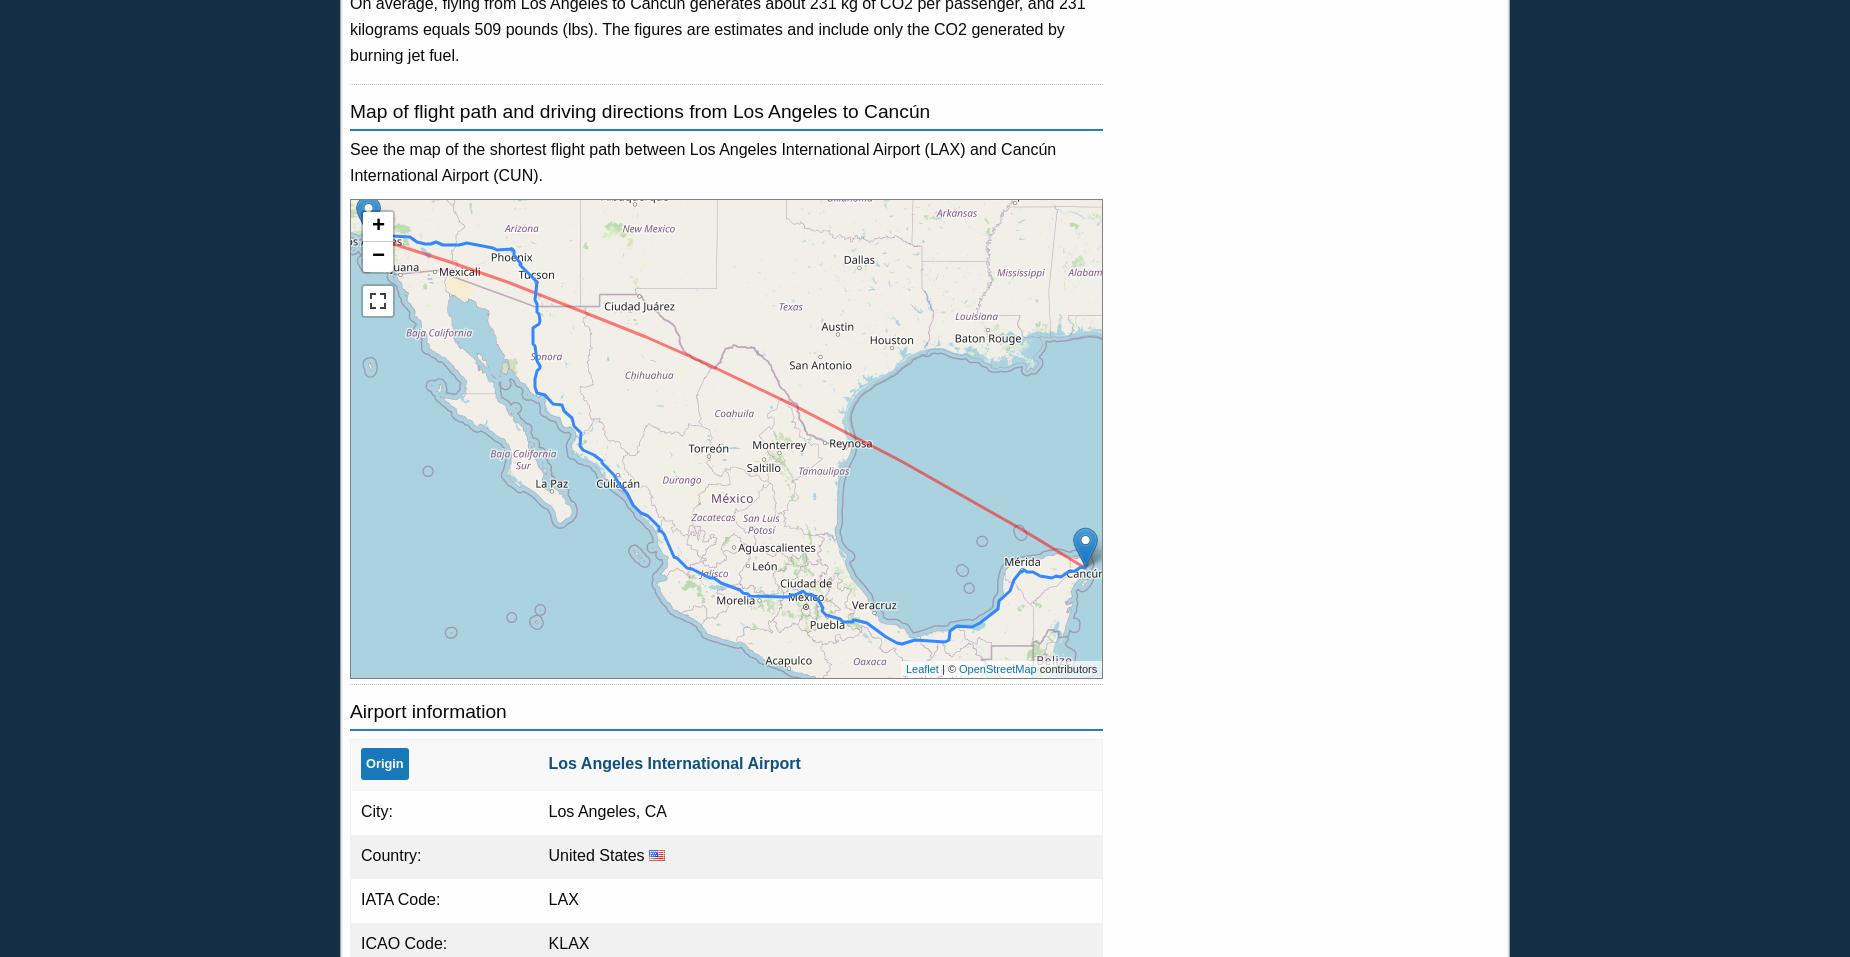  Describe the element at coordinates (639, 111) in the screenshot. I see `'Map of flight path and driving directions from Los Angeles to Cancún'` at that location.